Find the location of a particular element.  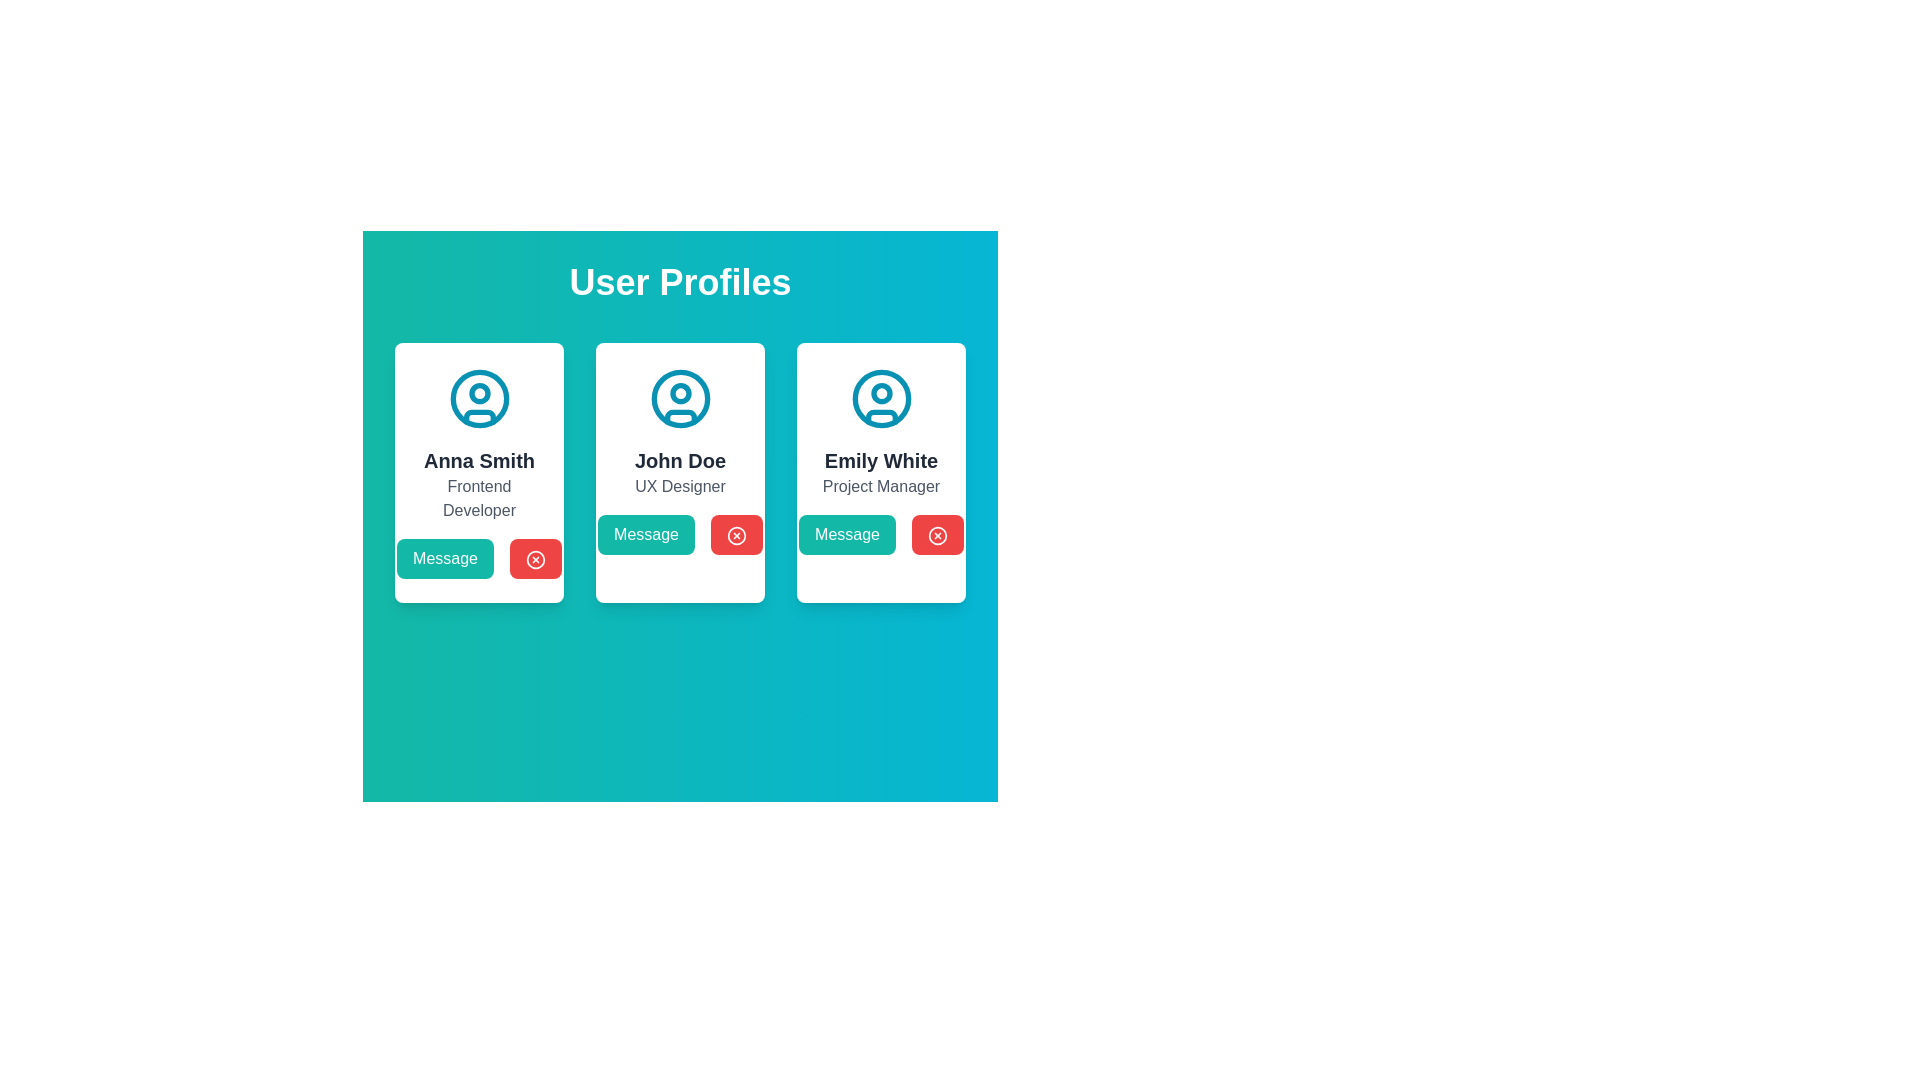

the teal button with rounded corners and white text reading 'Message' located in the second user profile card for 'John Doe UX Designer' to initiate a message is located at coordinates (680, 534).